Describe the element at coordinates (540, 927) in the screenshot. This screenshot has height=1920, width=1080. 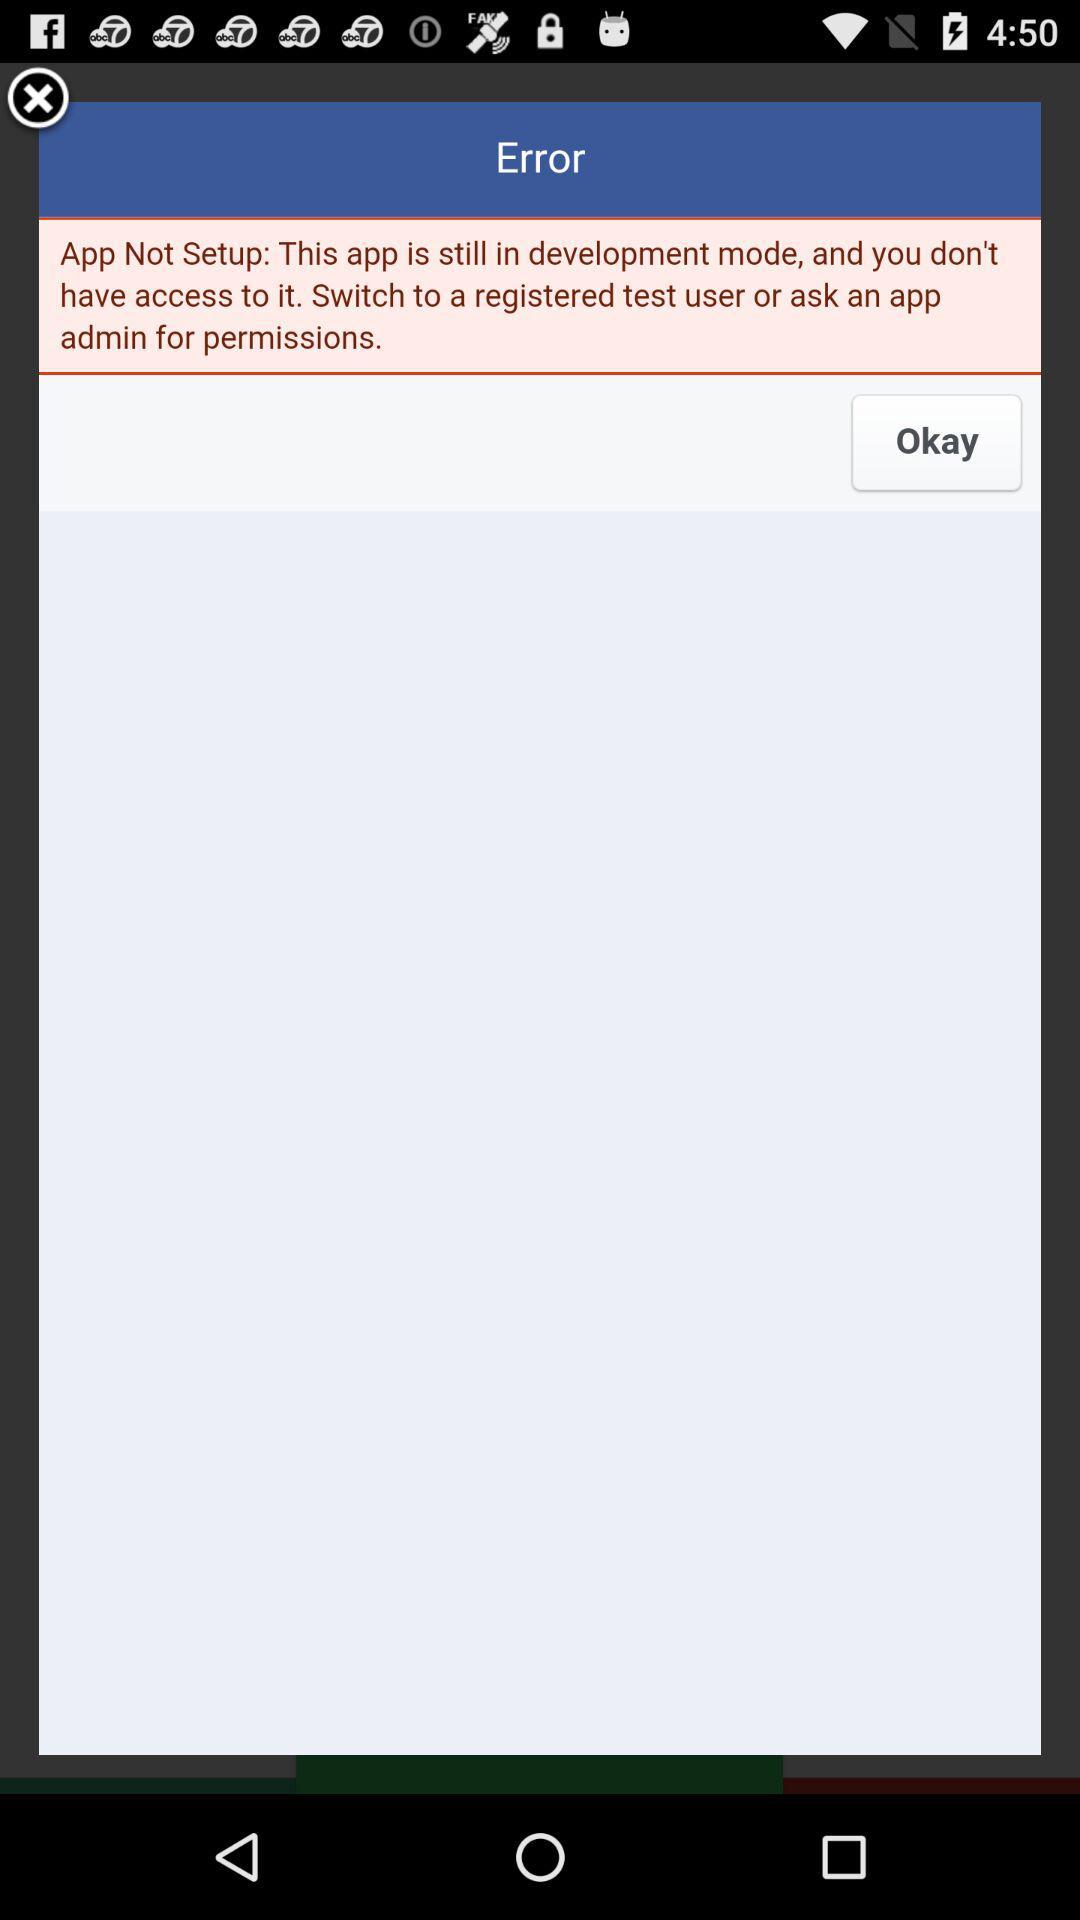
I see `error screen` at that location.